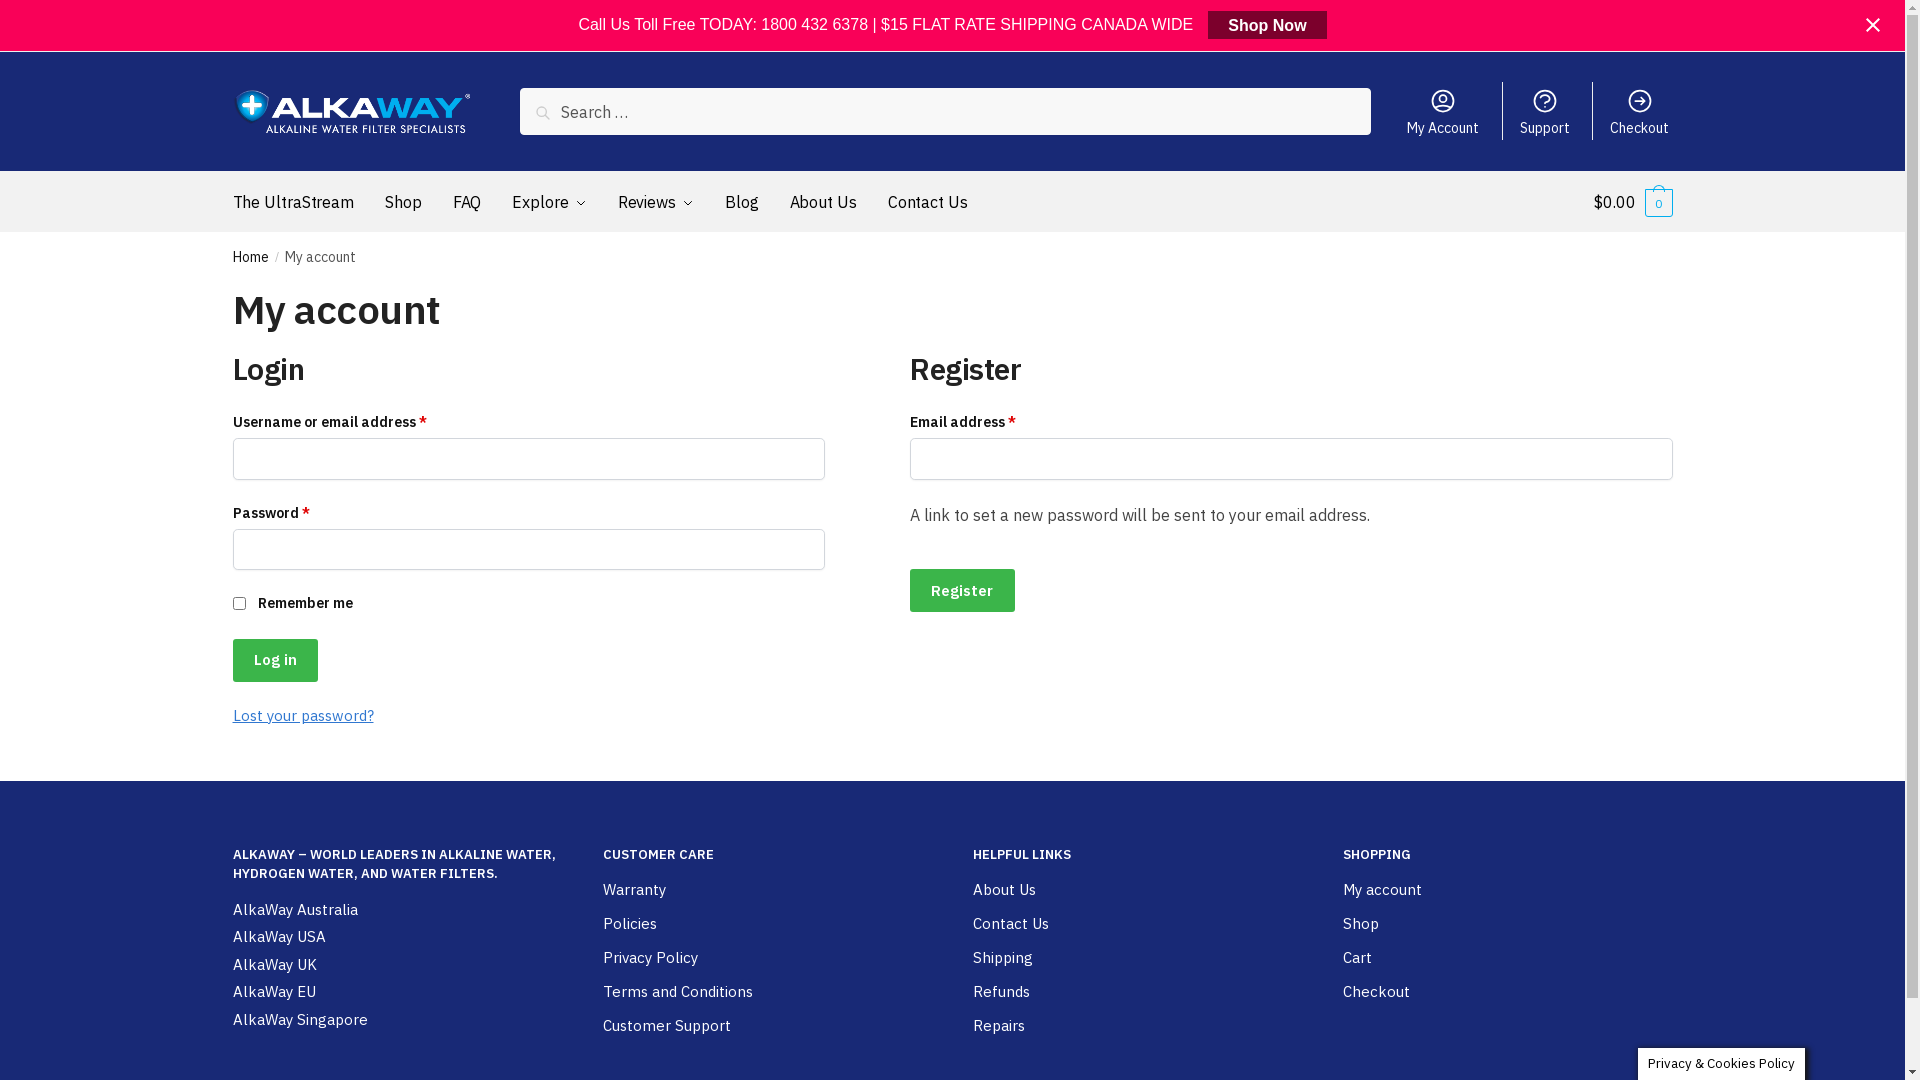  What do you see at coordinates (298, 1020) in the screenshot?
I see `'AlkaWay Singapore'` at bounding box center [298, 1020].